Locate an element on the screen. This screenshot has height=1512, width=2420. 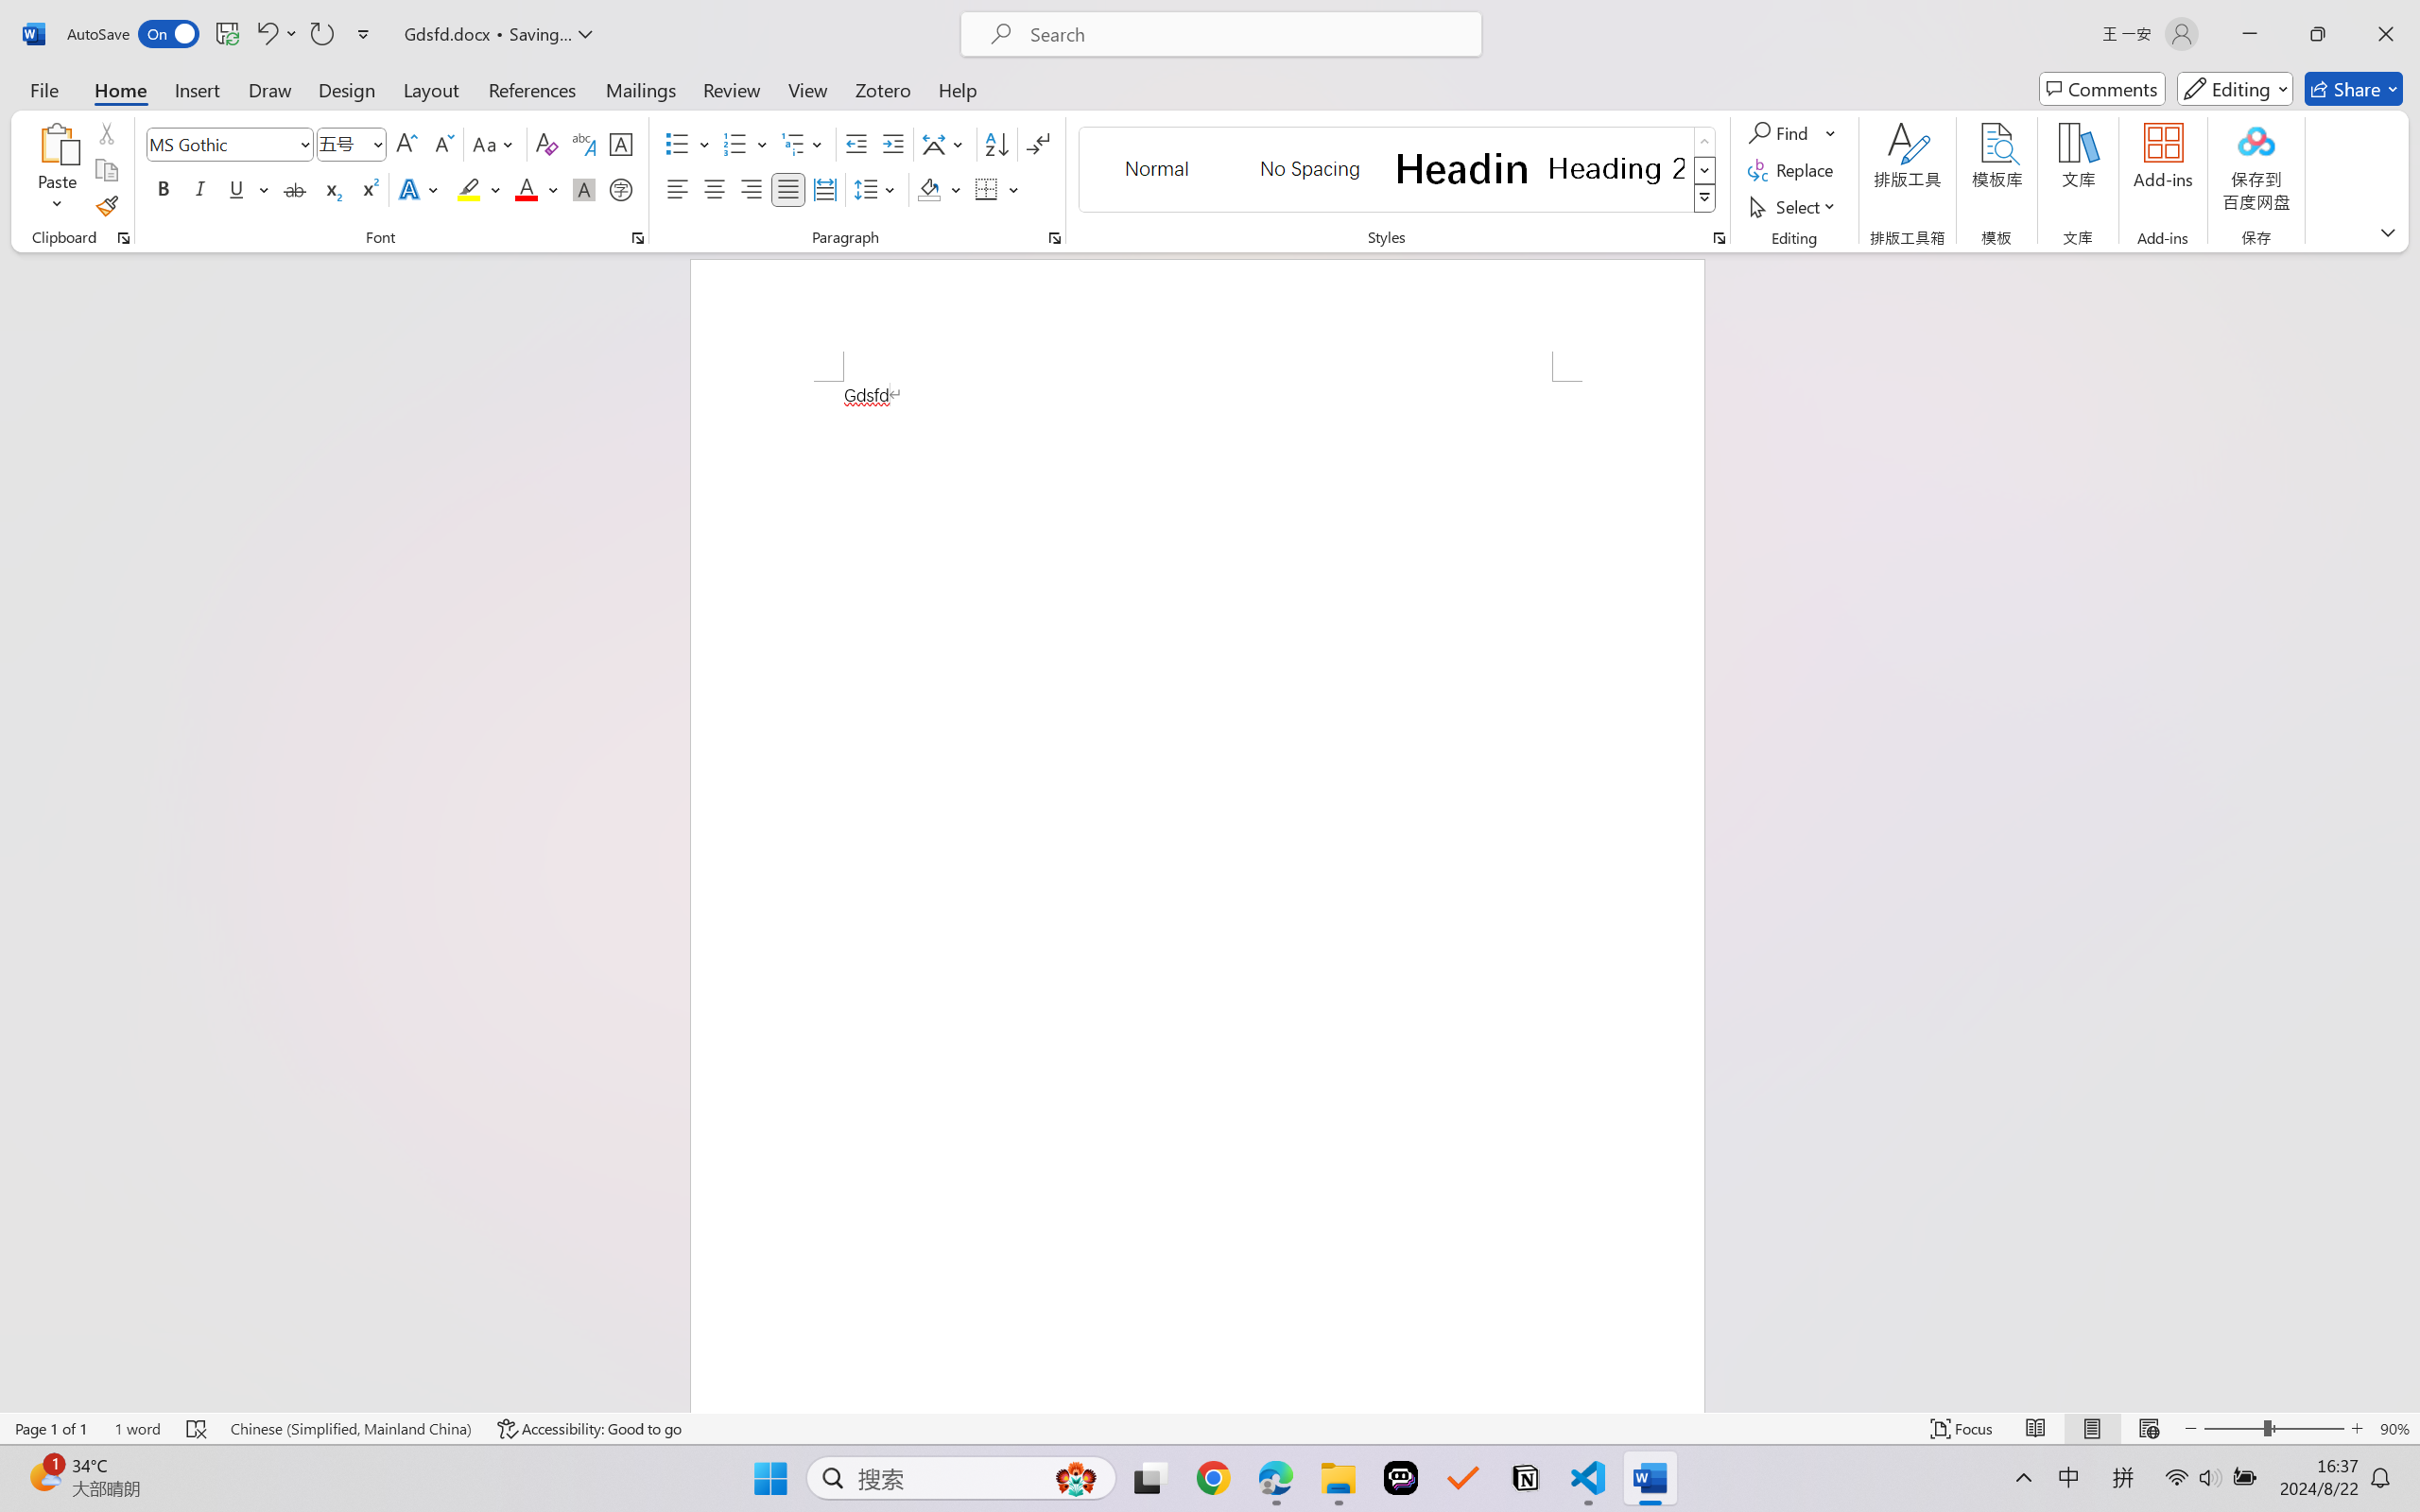
'Phonetic Guide...' is located at coordinates (581, 144).